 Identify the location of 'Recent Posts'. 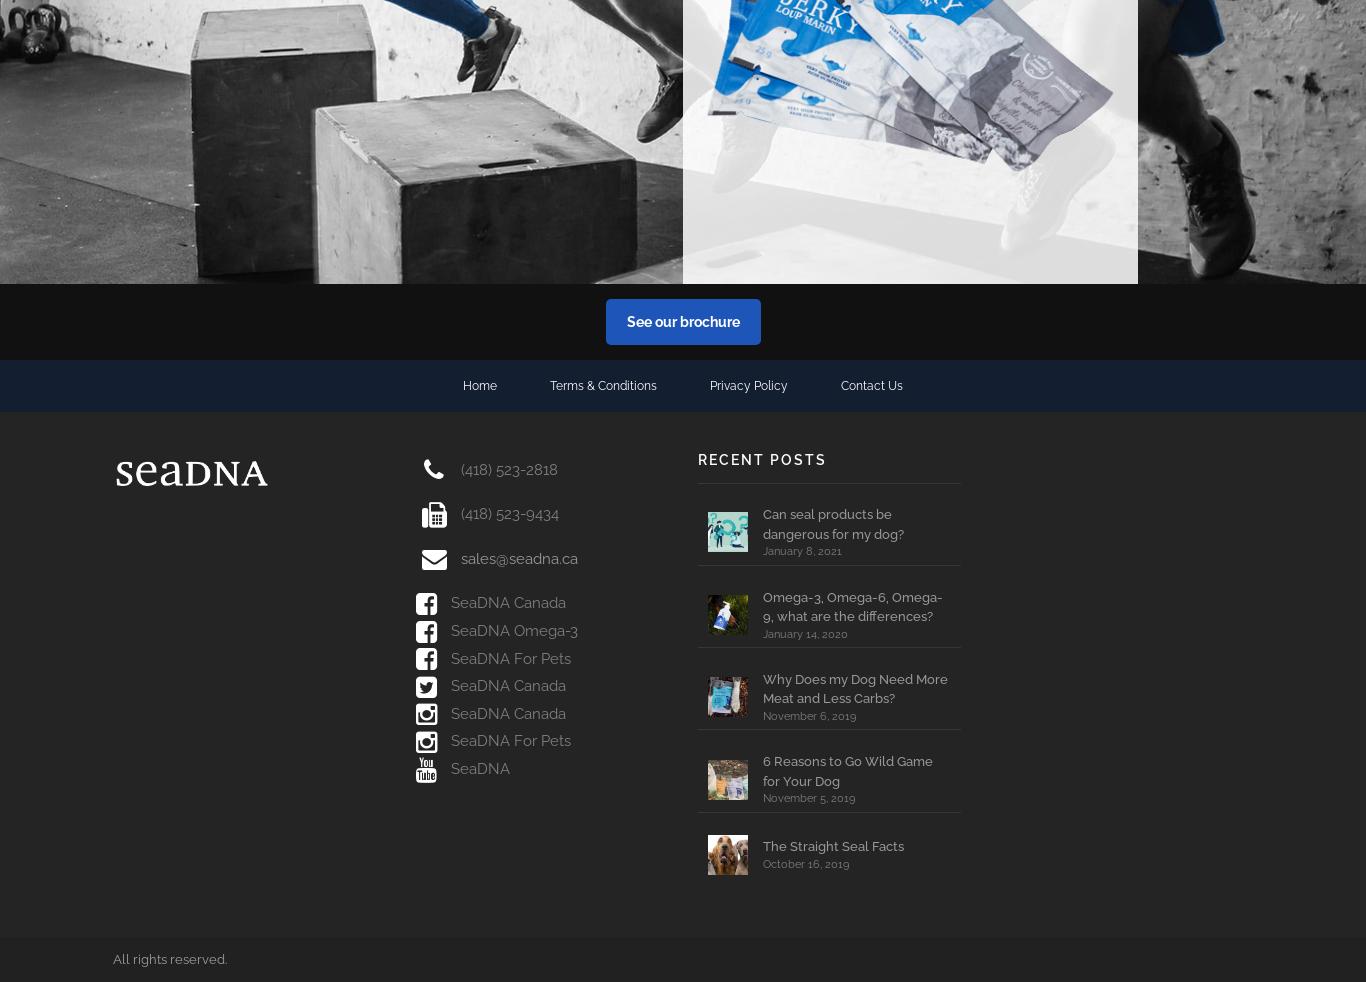
(698, 458).